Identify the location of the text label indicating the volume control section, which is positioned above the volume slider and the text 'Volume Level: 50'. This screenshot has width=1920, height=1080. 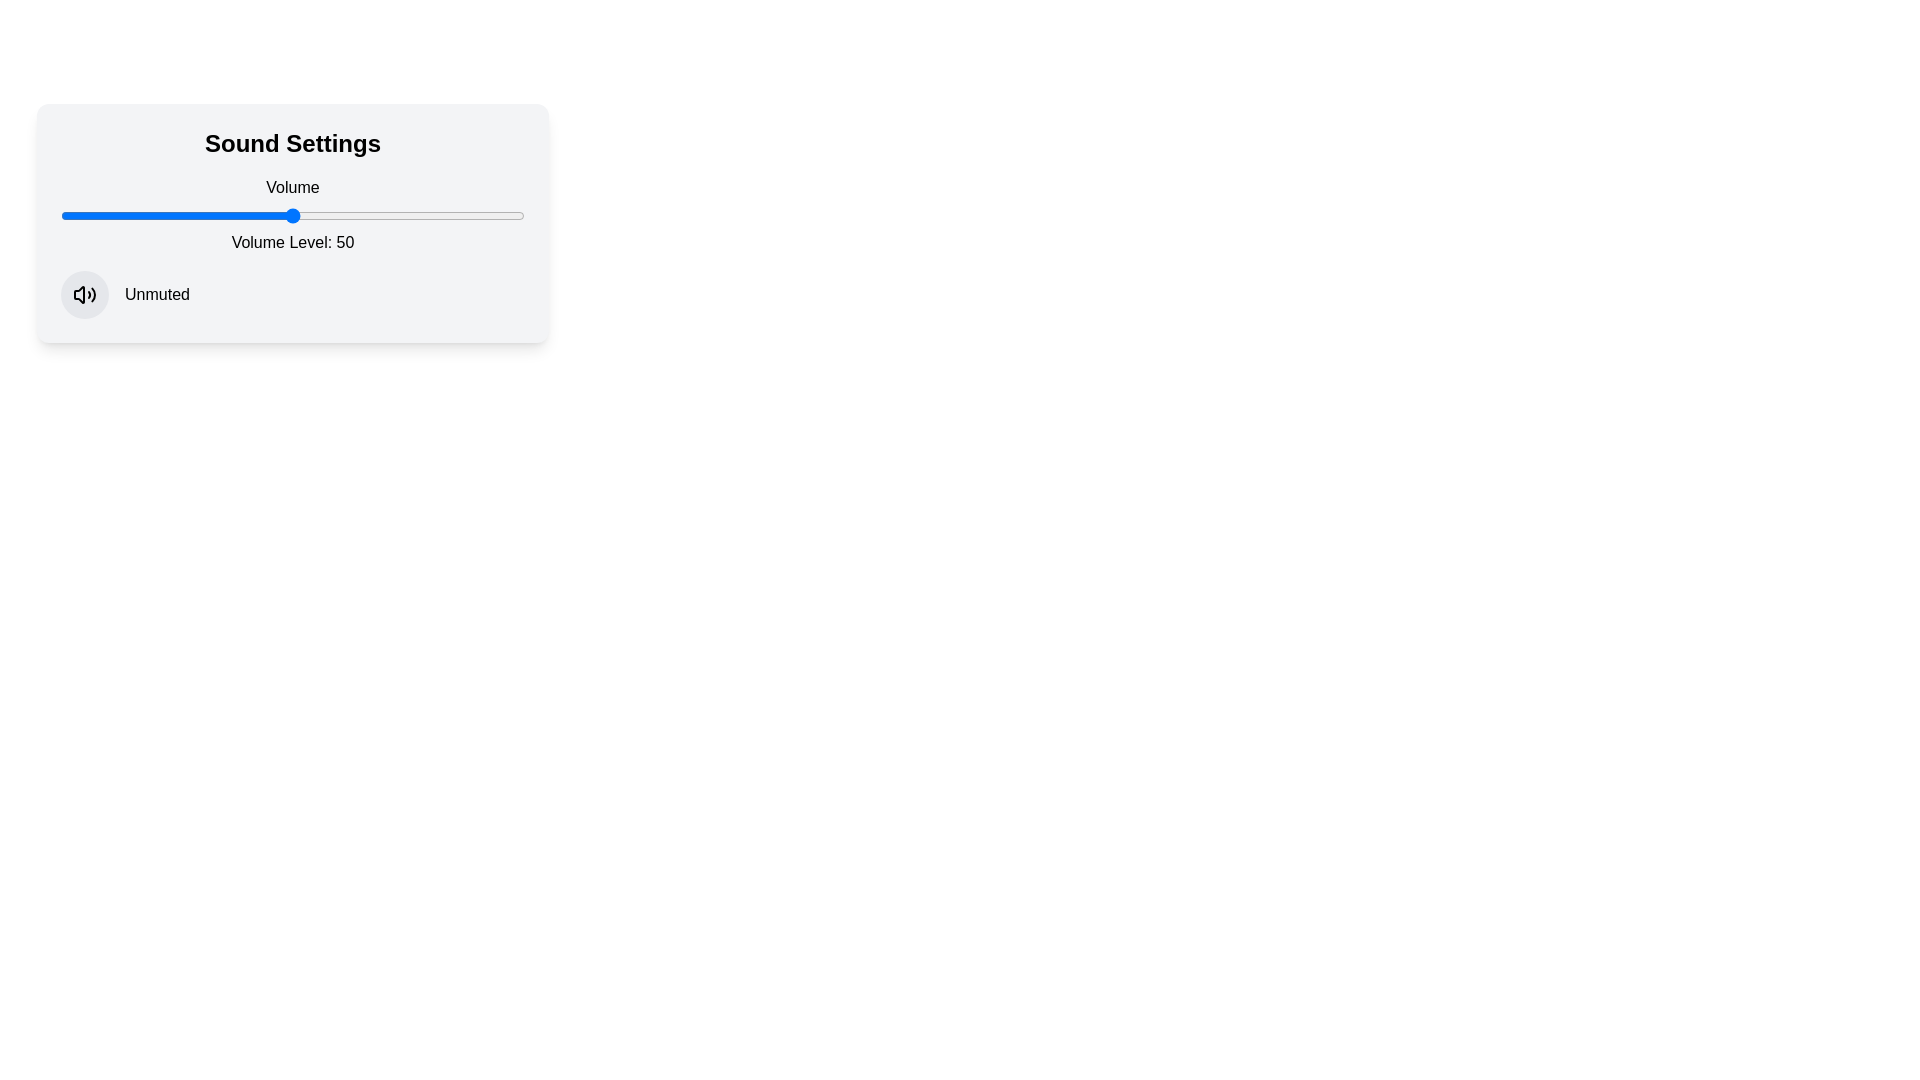
(291, 187).